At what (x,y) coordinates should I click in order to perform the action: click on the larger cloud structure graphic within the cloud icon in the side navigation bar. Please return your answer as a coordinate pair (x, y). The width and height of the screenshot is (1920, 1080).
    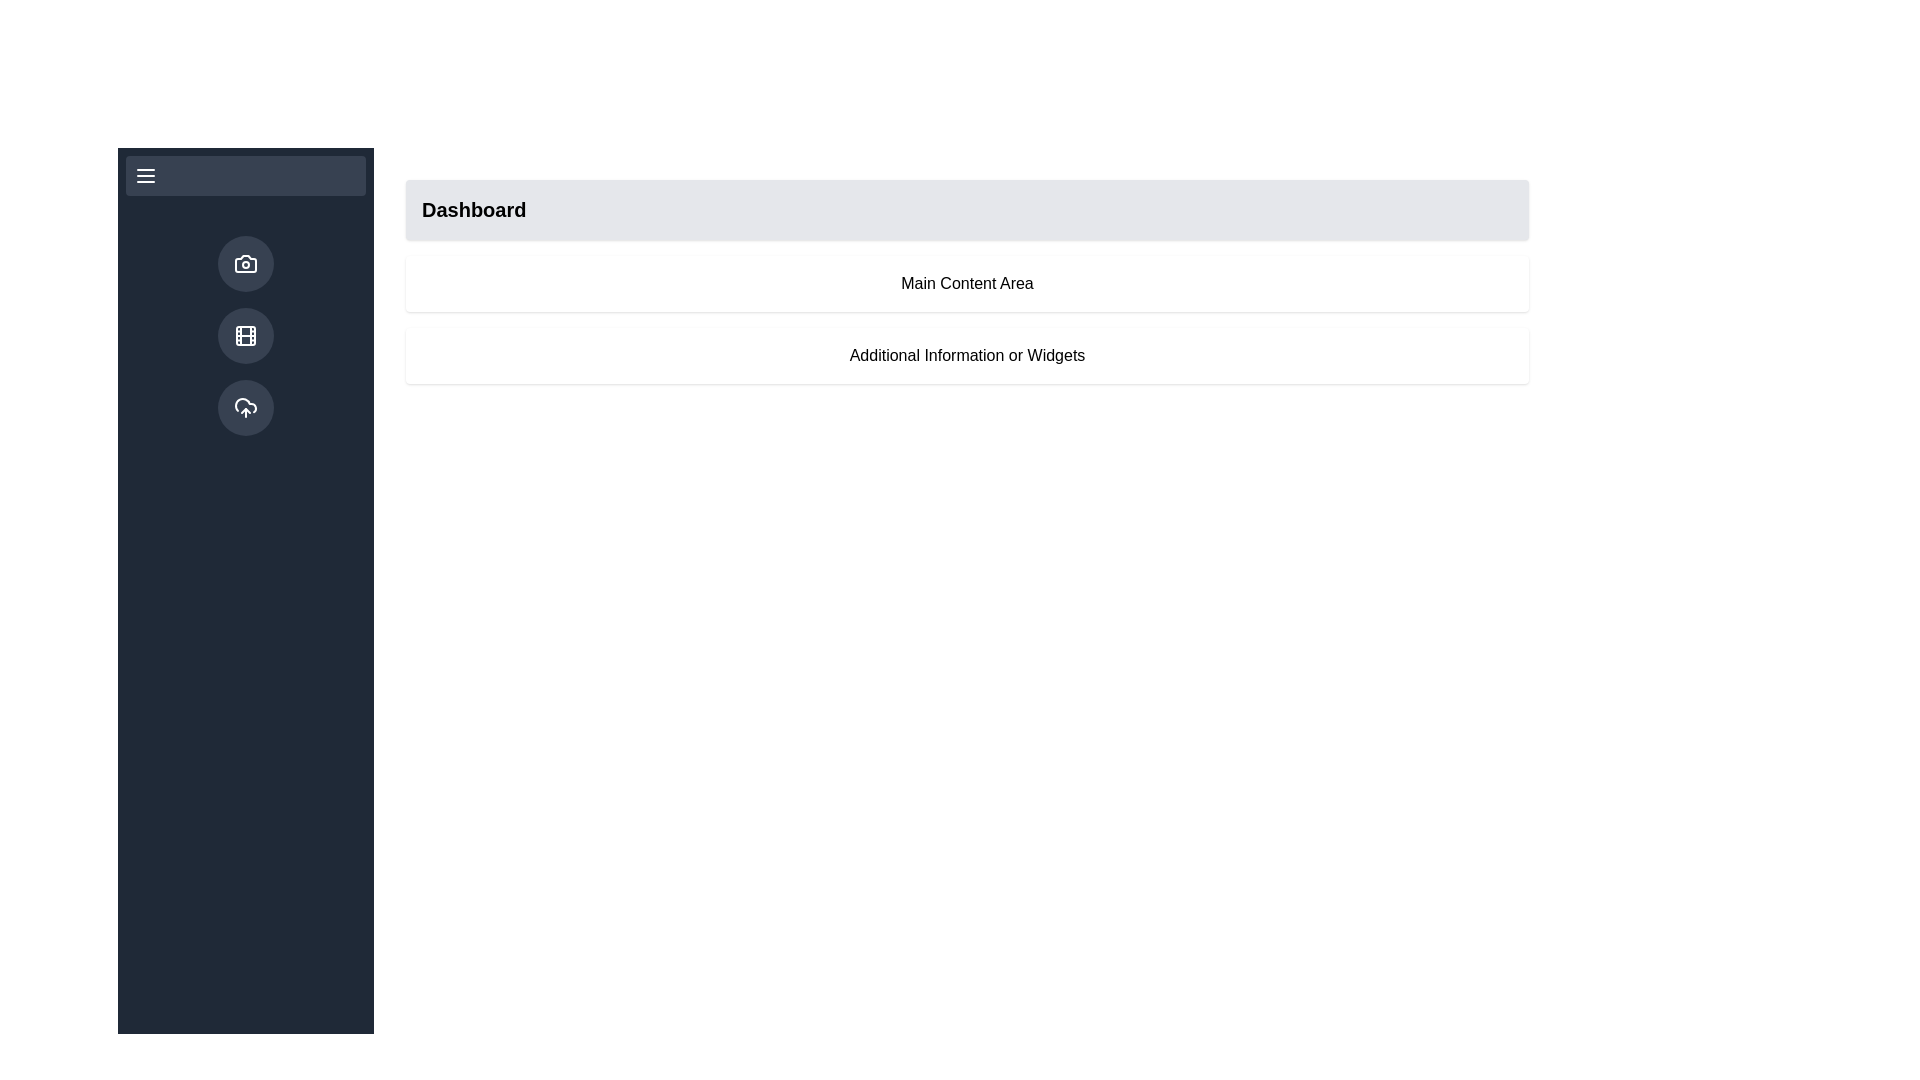
    Looking at the image, I should click on (244, 405).